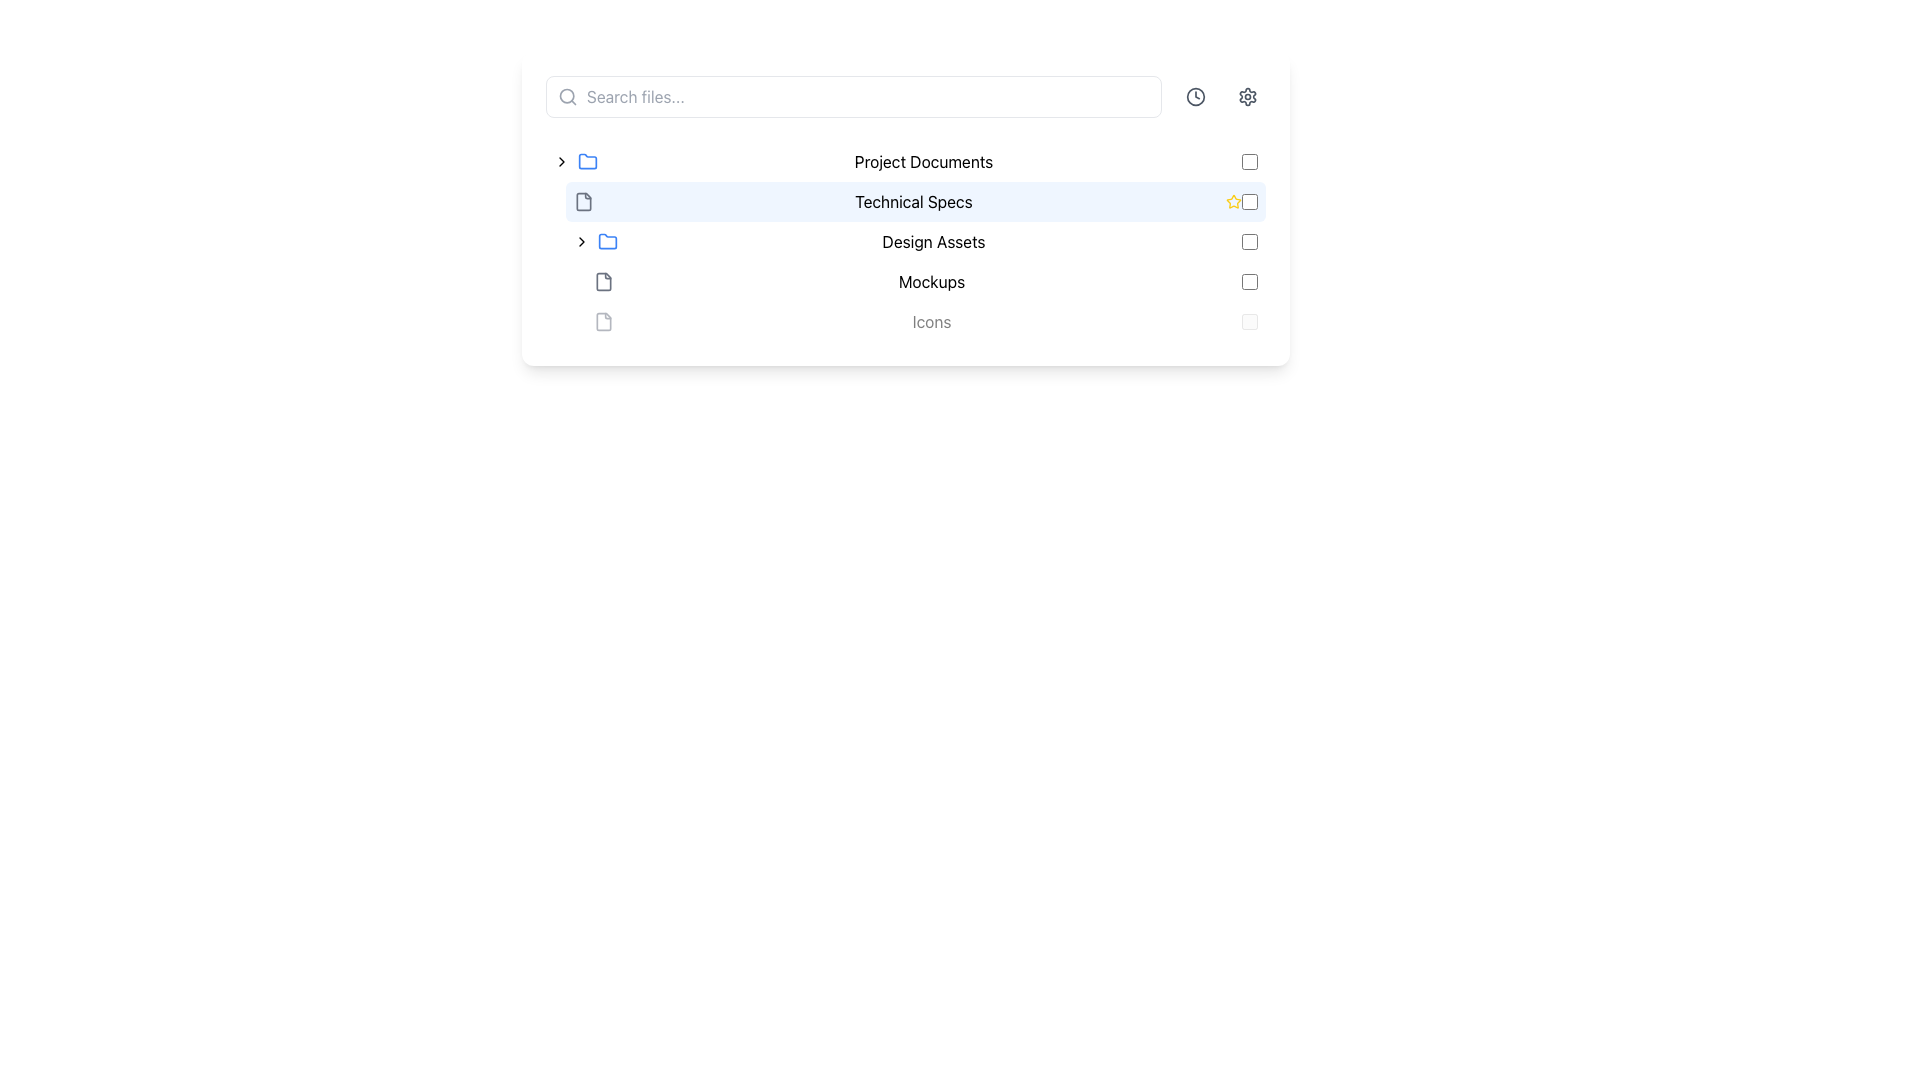 Image resolution: width=1920 pixels, height=1080 pixels. I want to click on the selectable list item named 'Icons', which is the last row in a vertical stack of items under 'Mockups' and 'Design Assets', so click(905, 320).